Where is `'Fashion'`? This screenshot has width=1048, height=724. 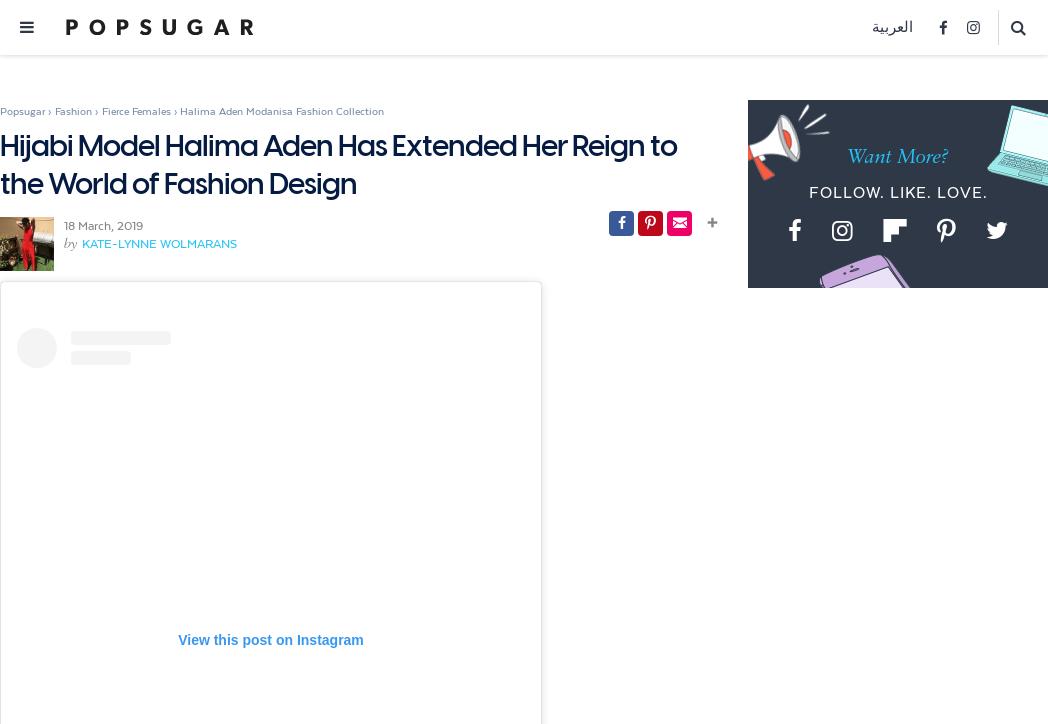 'Fashion' is located at coordinates (73, 110).